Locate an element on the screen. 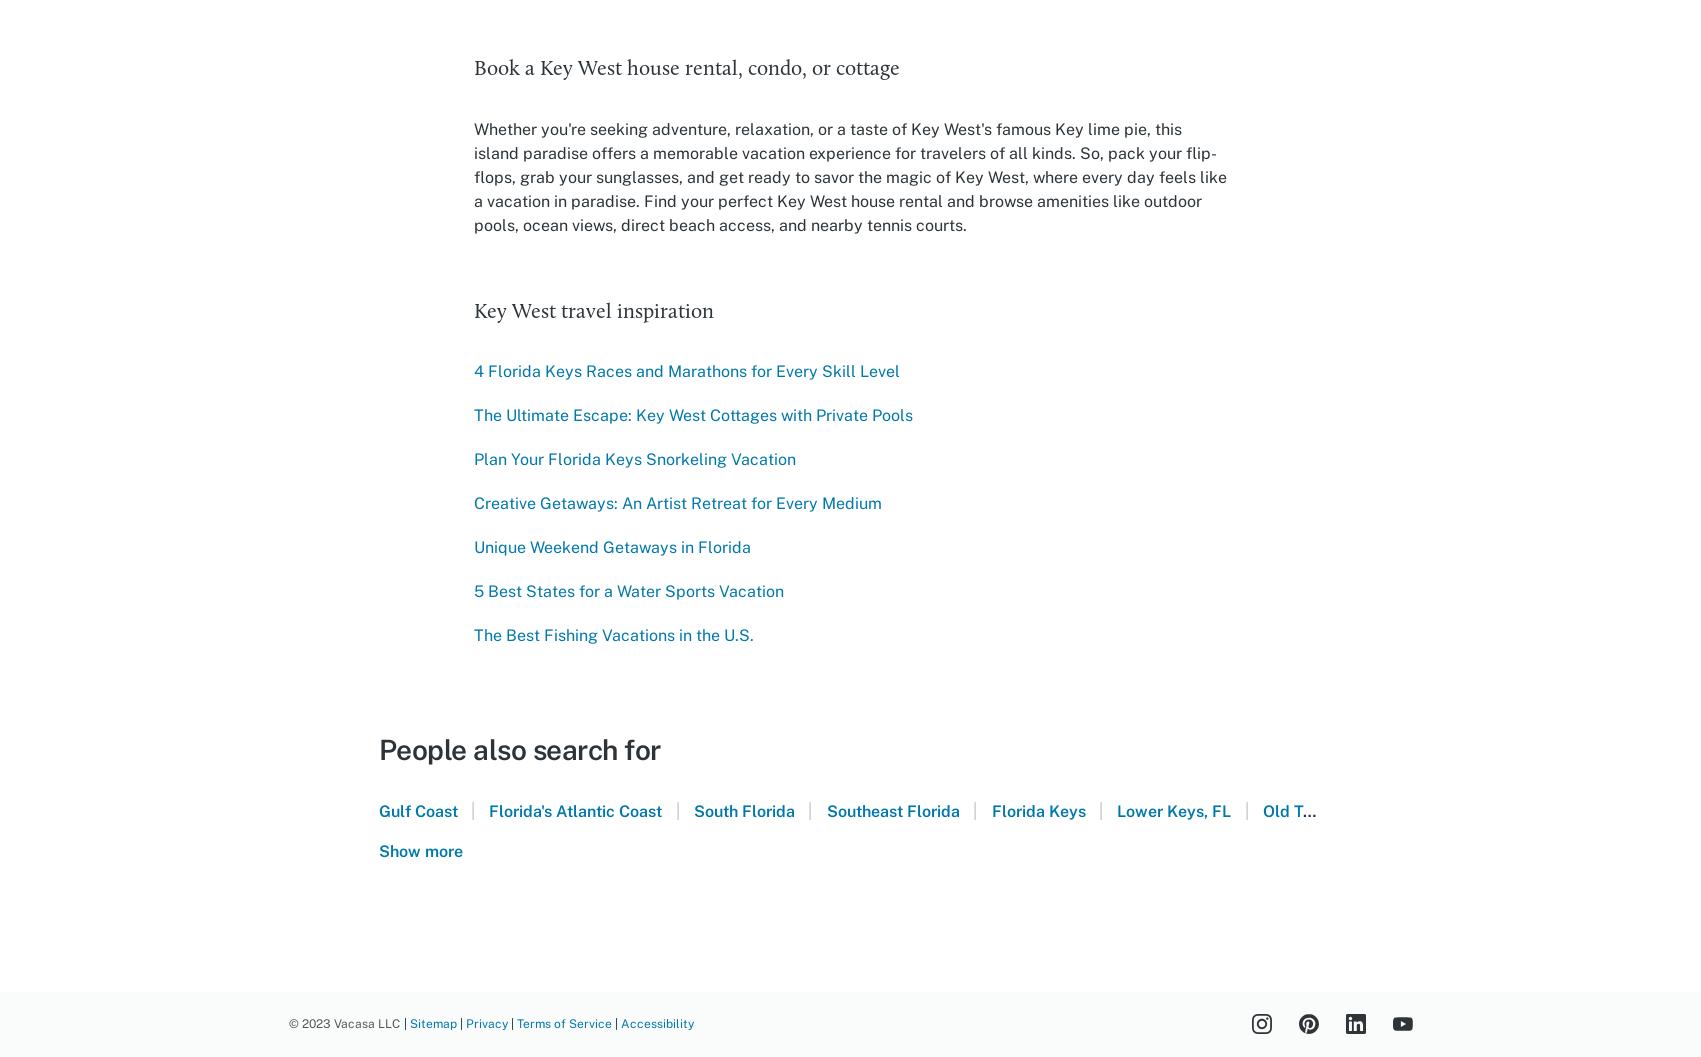  'The Best Fishing Vacations in the U.S.' is located at coordinates (612, 635).